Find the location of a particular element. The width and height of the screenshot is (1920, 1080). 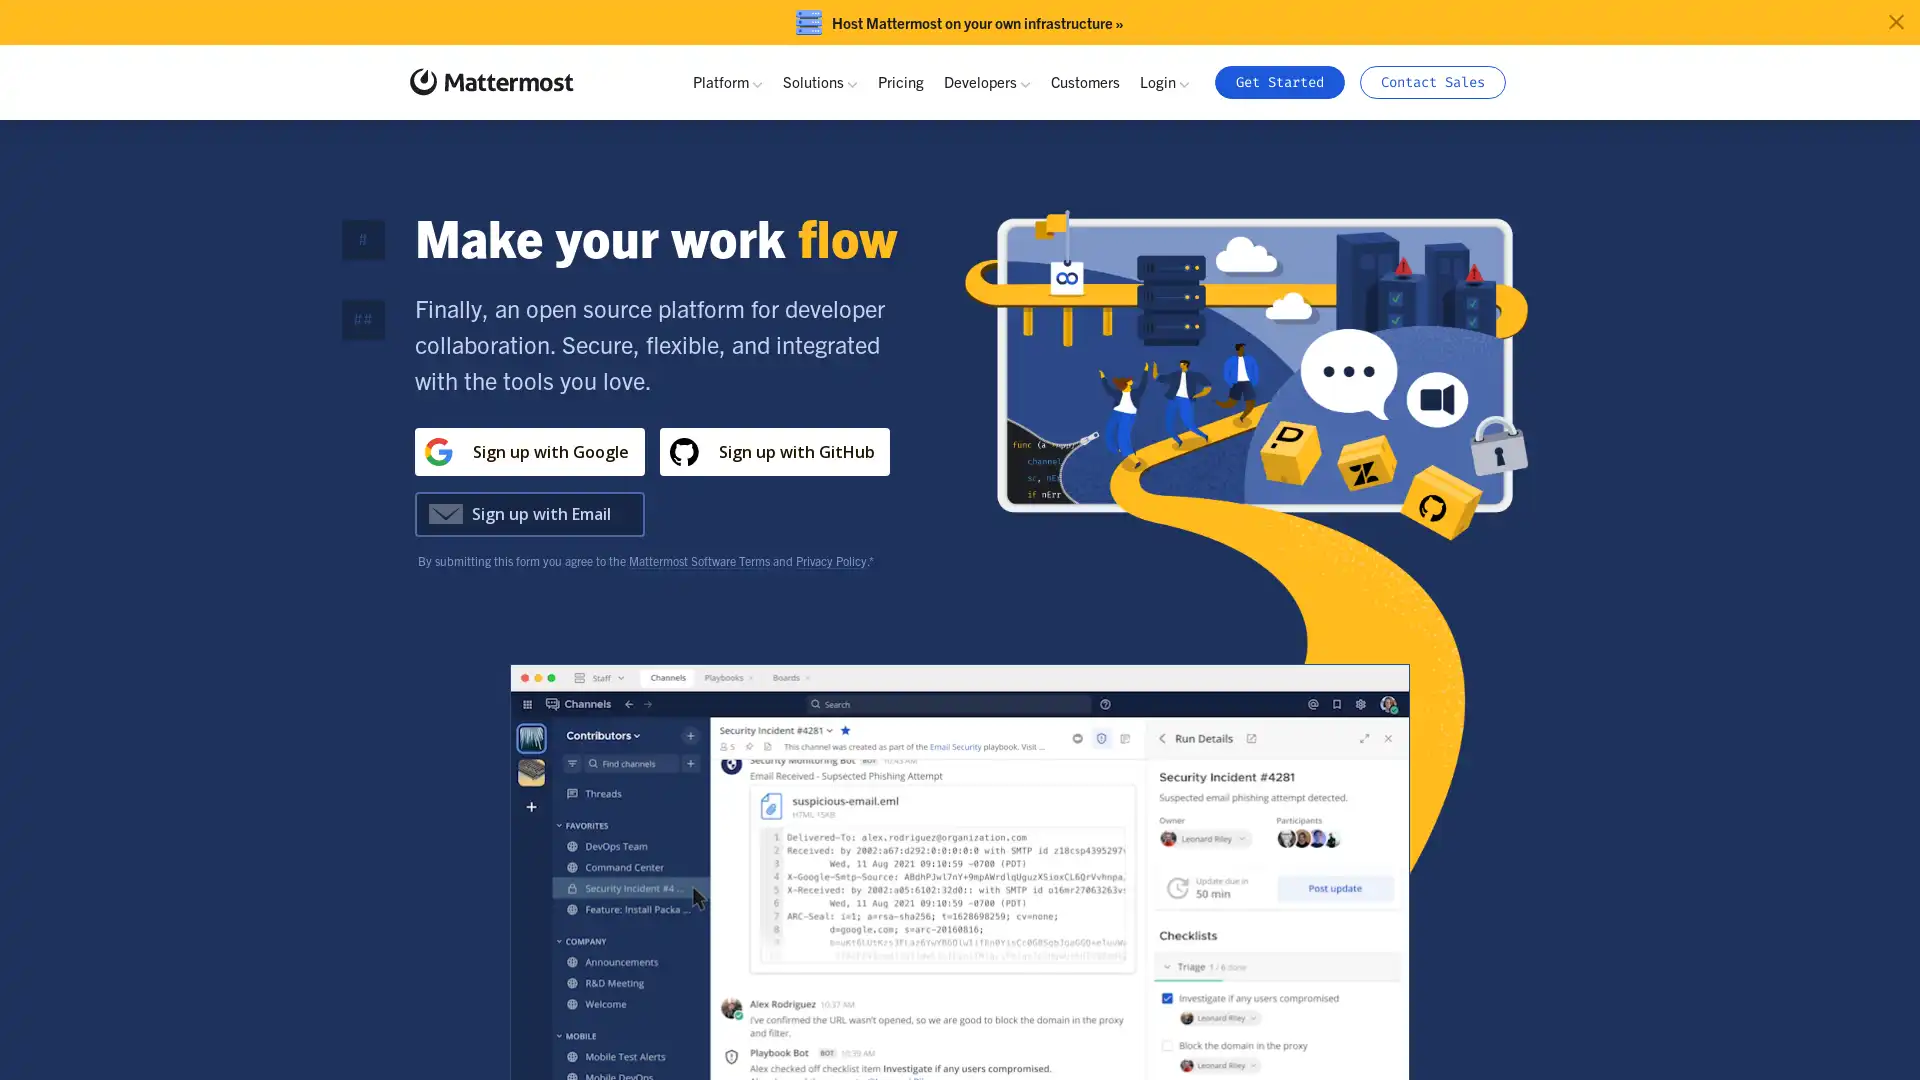

Sign up with Google is located at coordinates (528, 451).